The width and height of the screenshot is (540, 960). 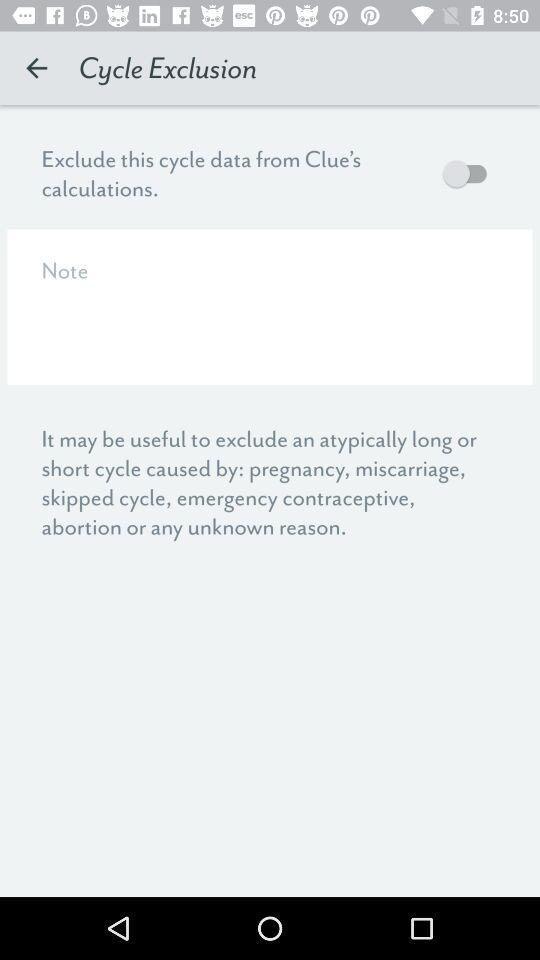 What do you see at coordinates (36, 68) in the screenshot?
I see `the icon to the left of the cycle exclusion` at bounding box center [36, 68].